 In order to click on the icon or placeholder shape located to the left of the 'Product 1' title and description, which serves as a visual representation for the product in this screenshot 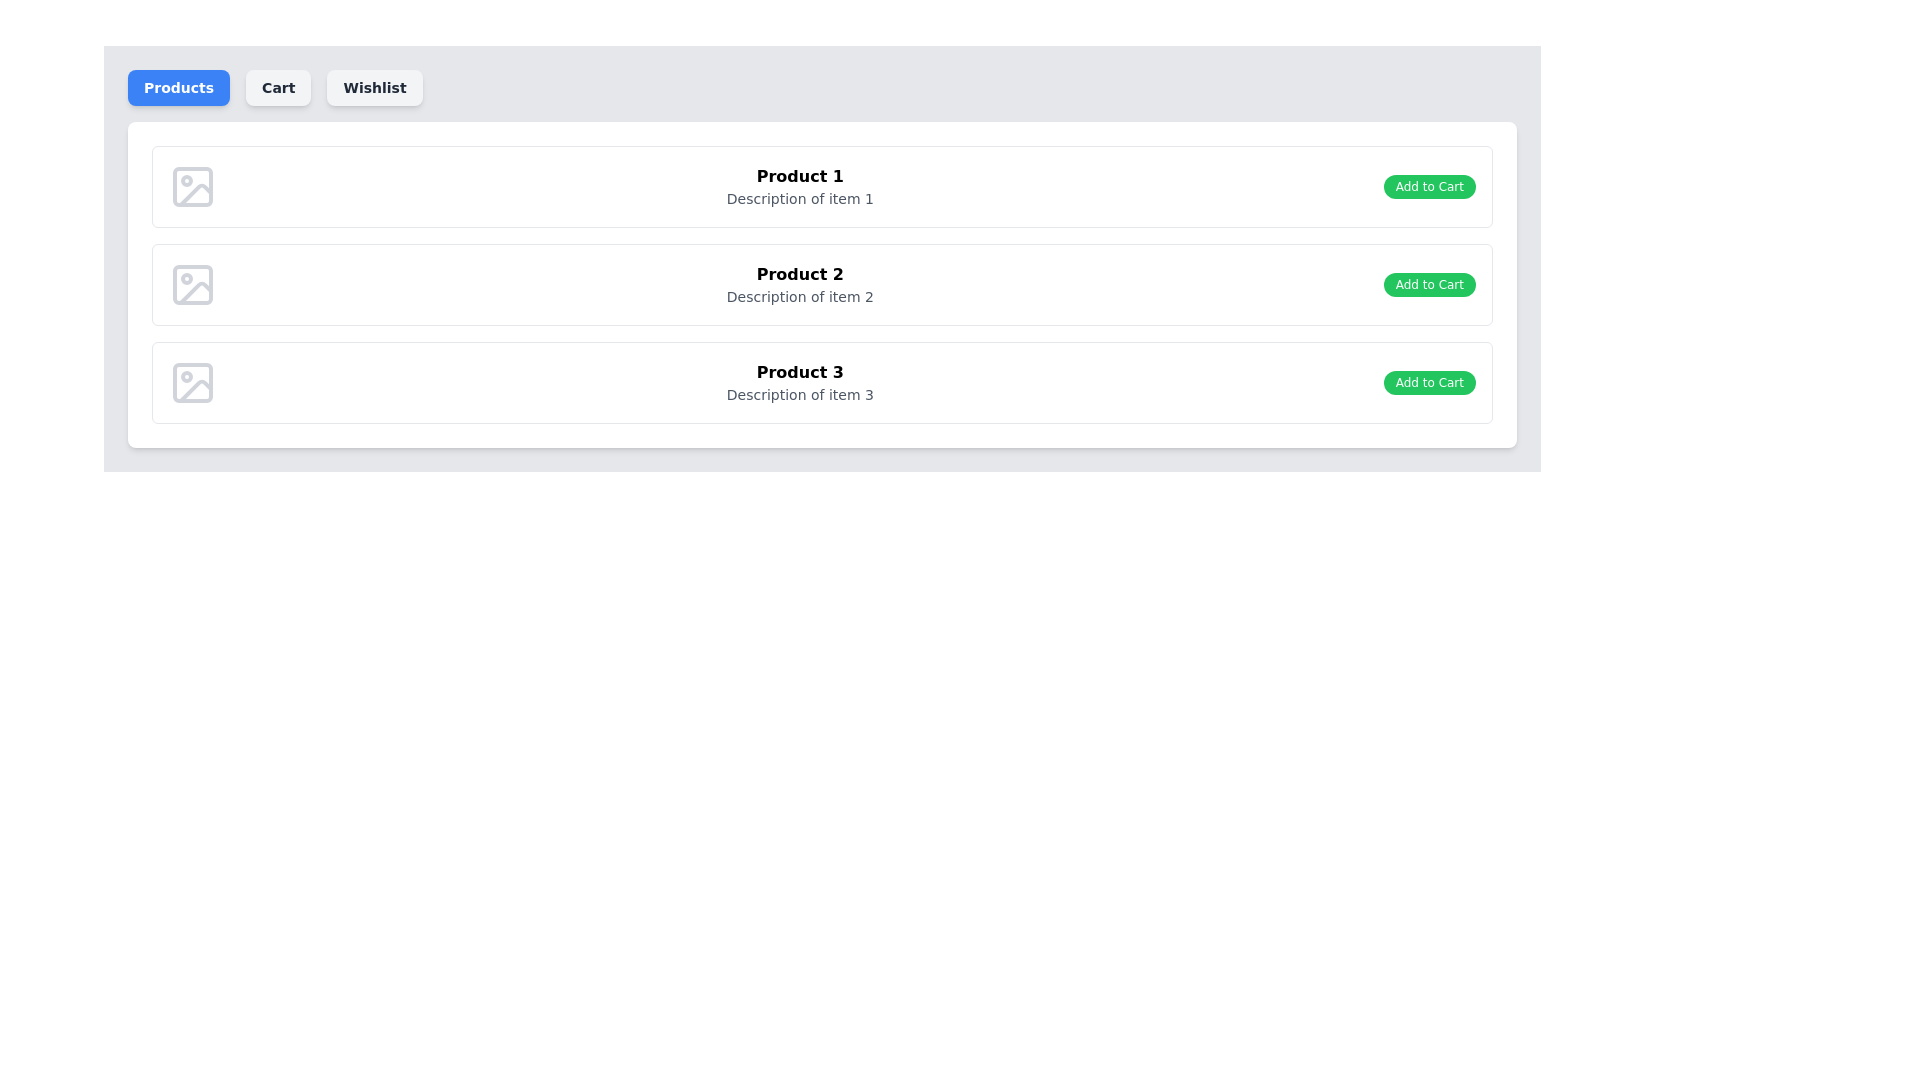, I will do `click(192, 186)`.